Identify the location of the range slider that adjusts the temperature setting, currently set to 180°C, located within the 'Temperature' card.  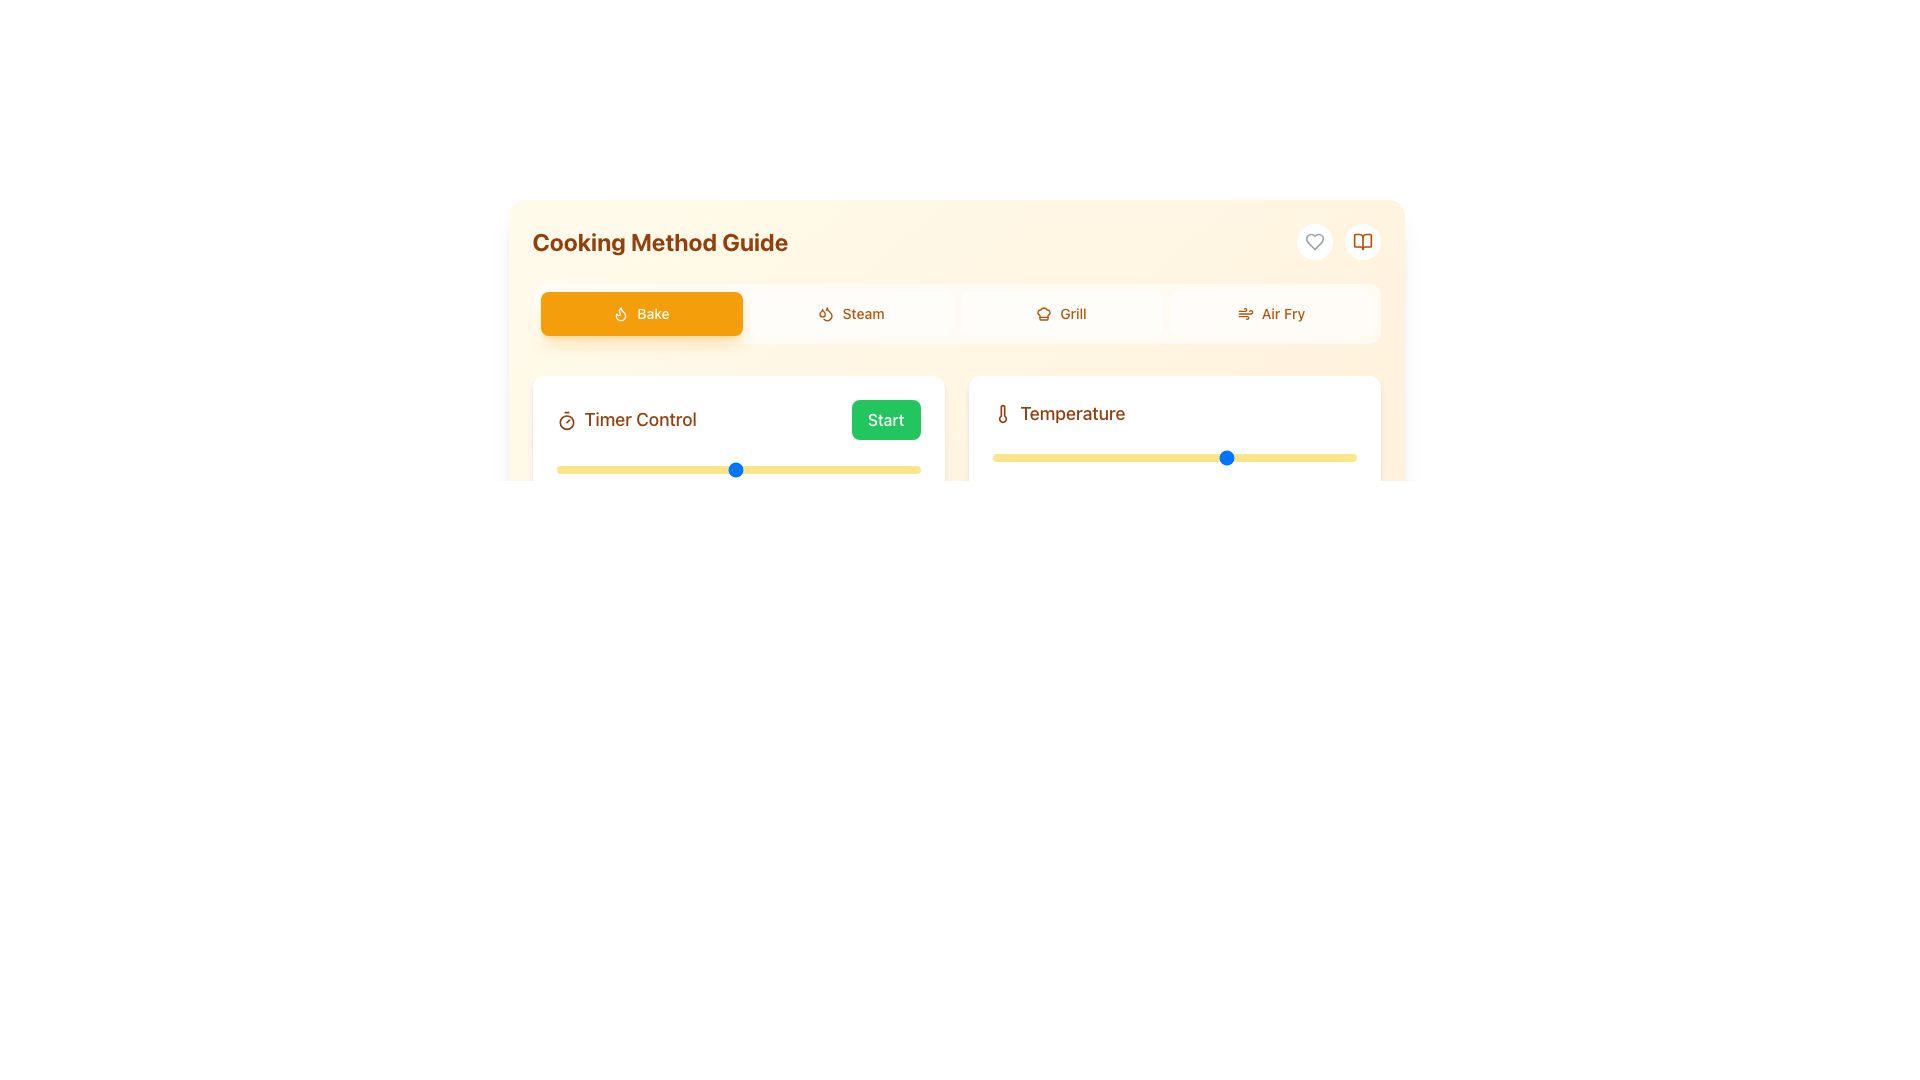
(1174, 458).